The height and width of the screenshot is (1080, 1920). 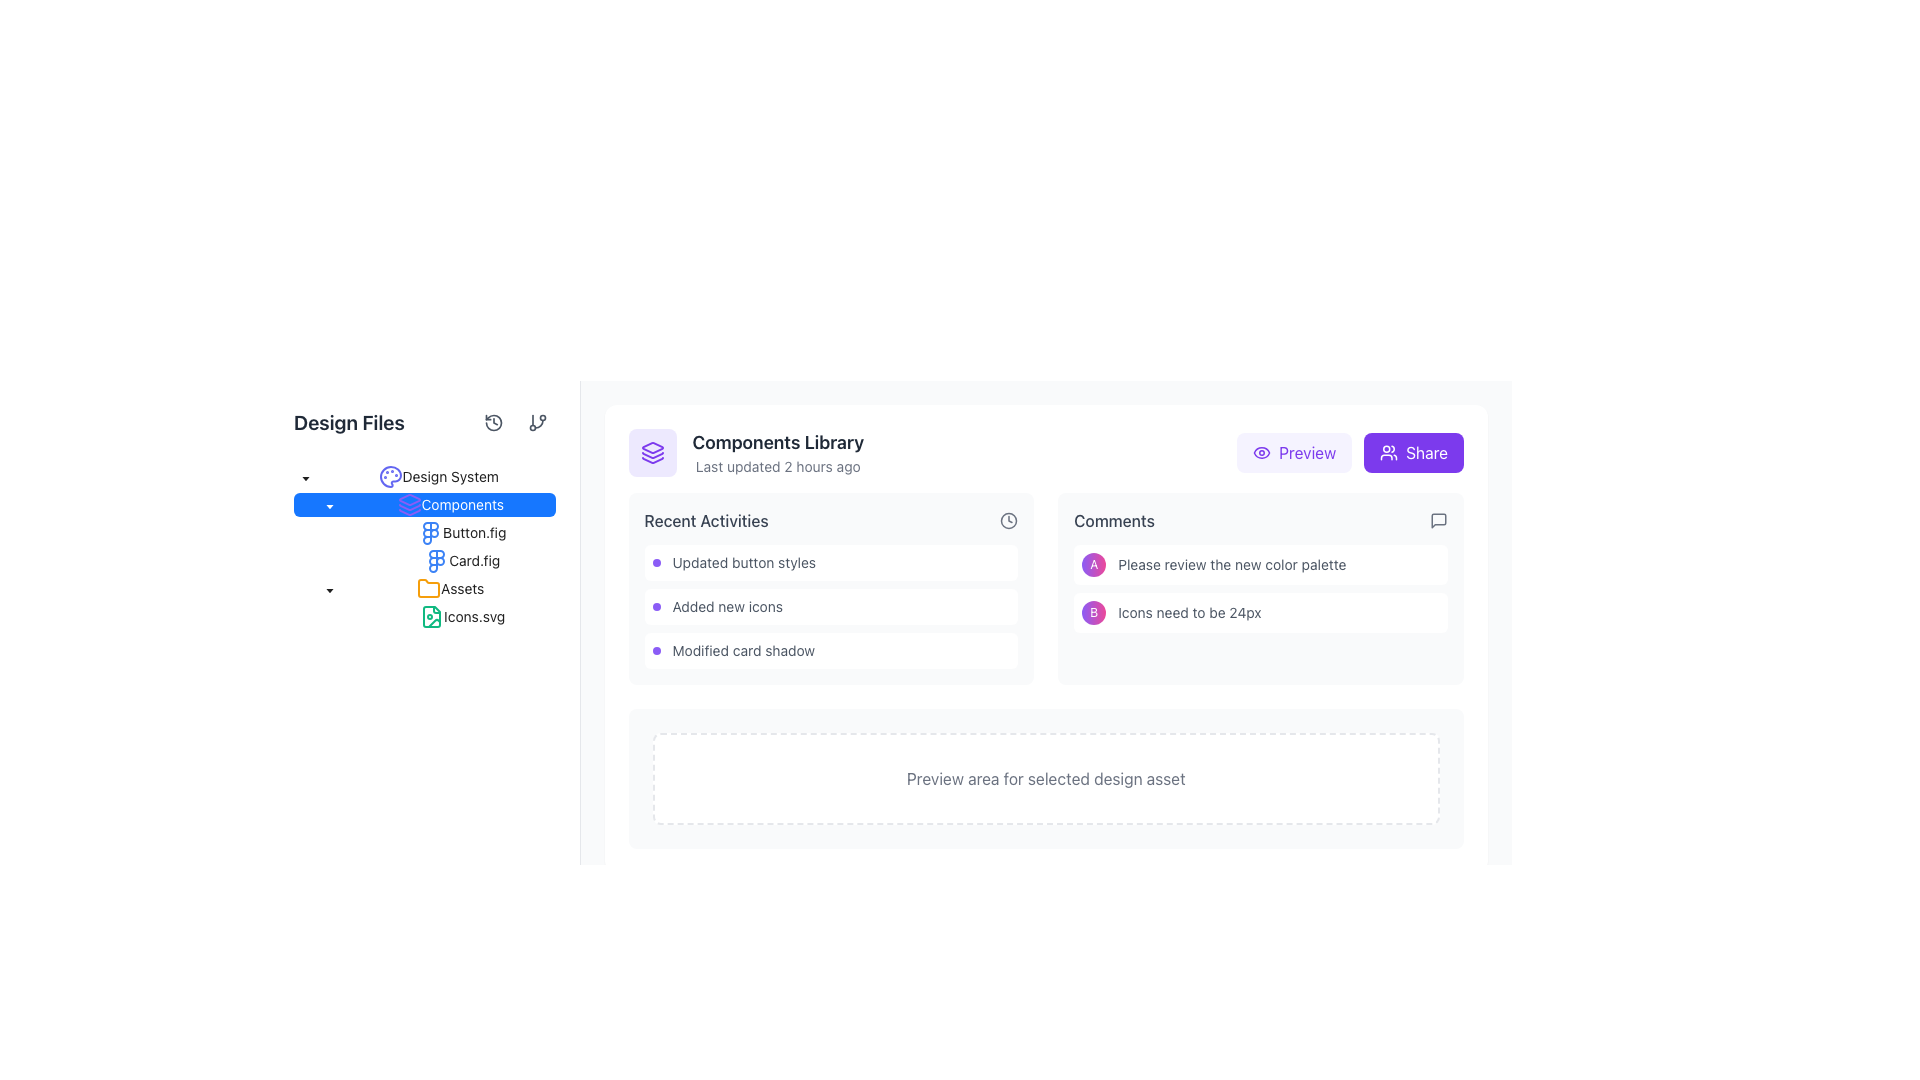 What do you see at coordinates (1260, 519) in the screenshot?
I see `the 'Comments' section header with a speech bubble icon located in the upper portion of the section in the middle-right area of the interface` at bounding box center [1260, 519].